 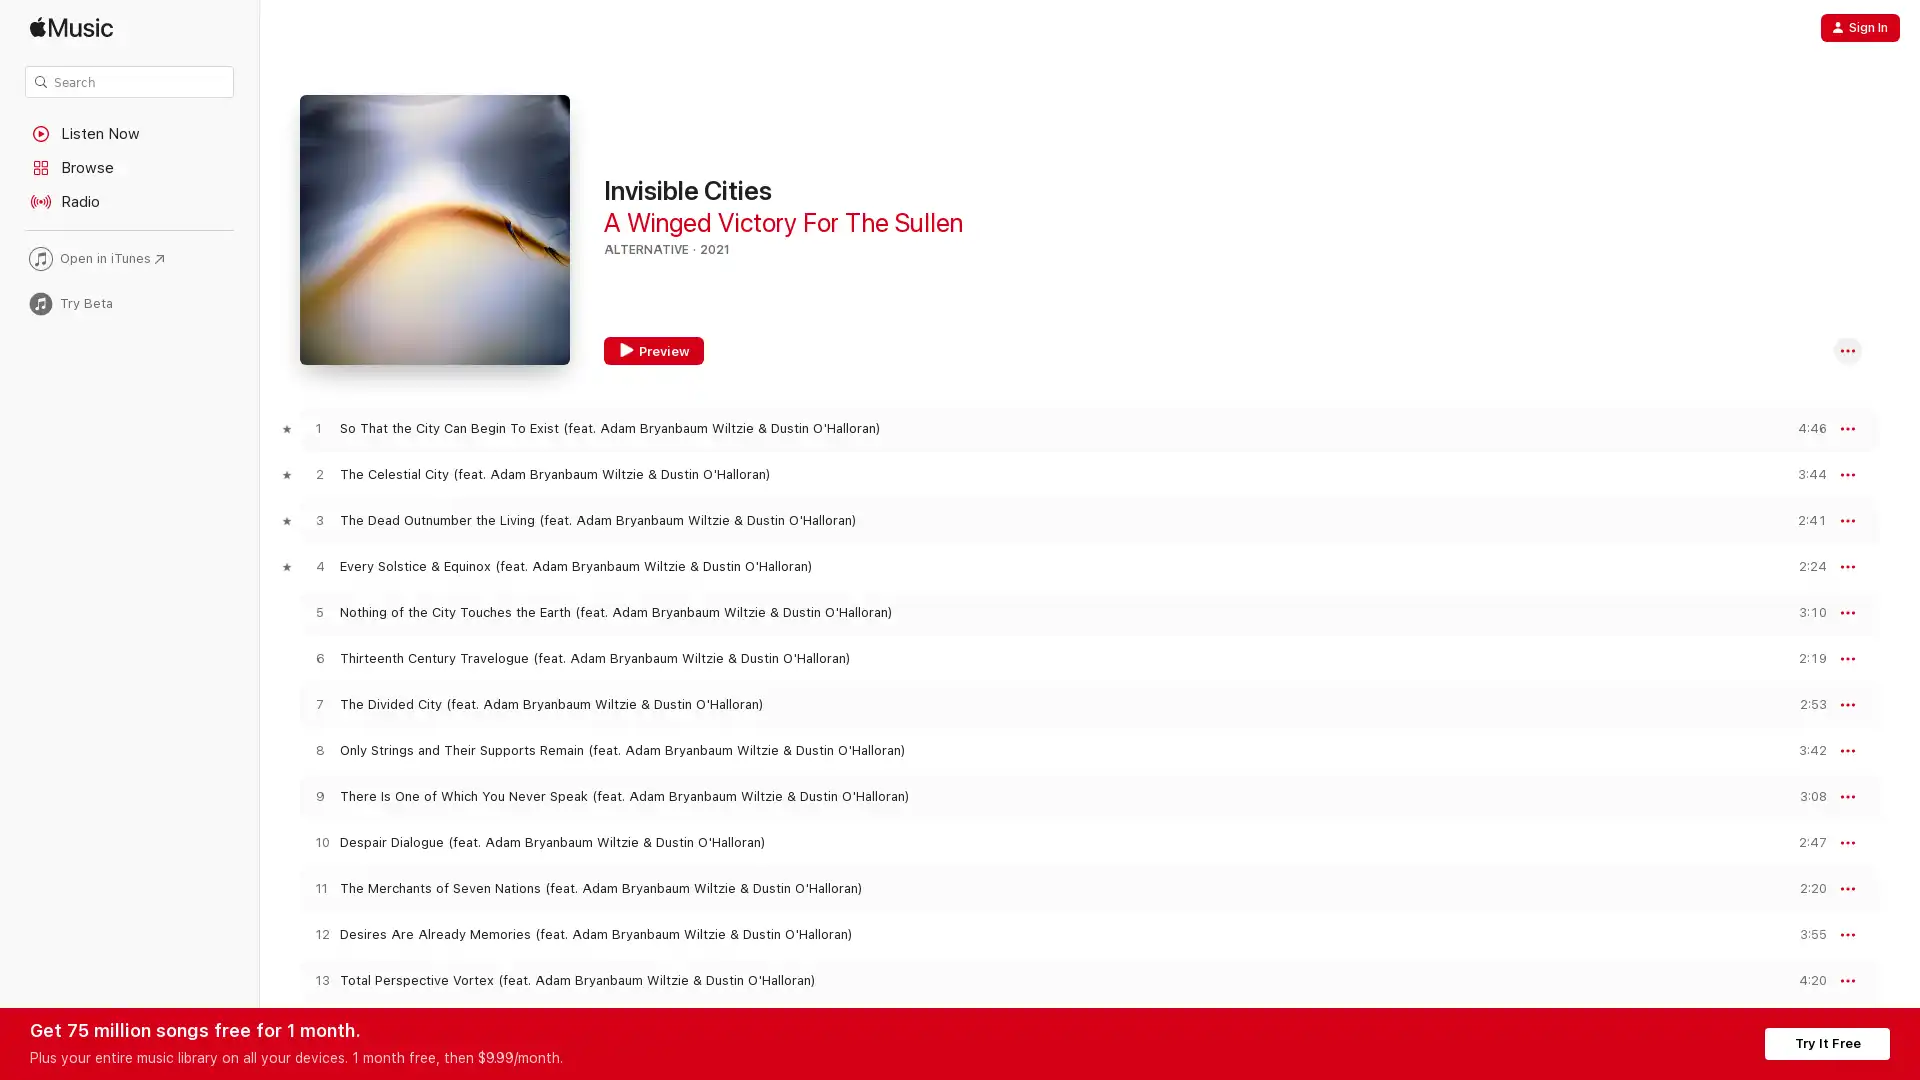 What do you see at coordinates (1859, 27) in the screenshot?
I see `Sign In` at bounding box center [1859, 27].